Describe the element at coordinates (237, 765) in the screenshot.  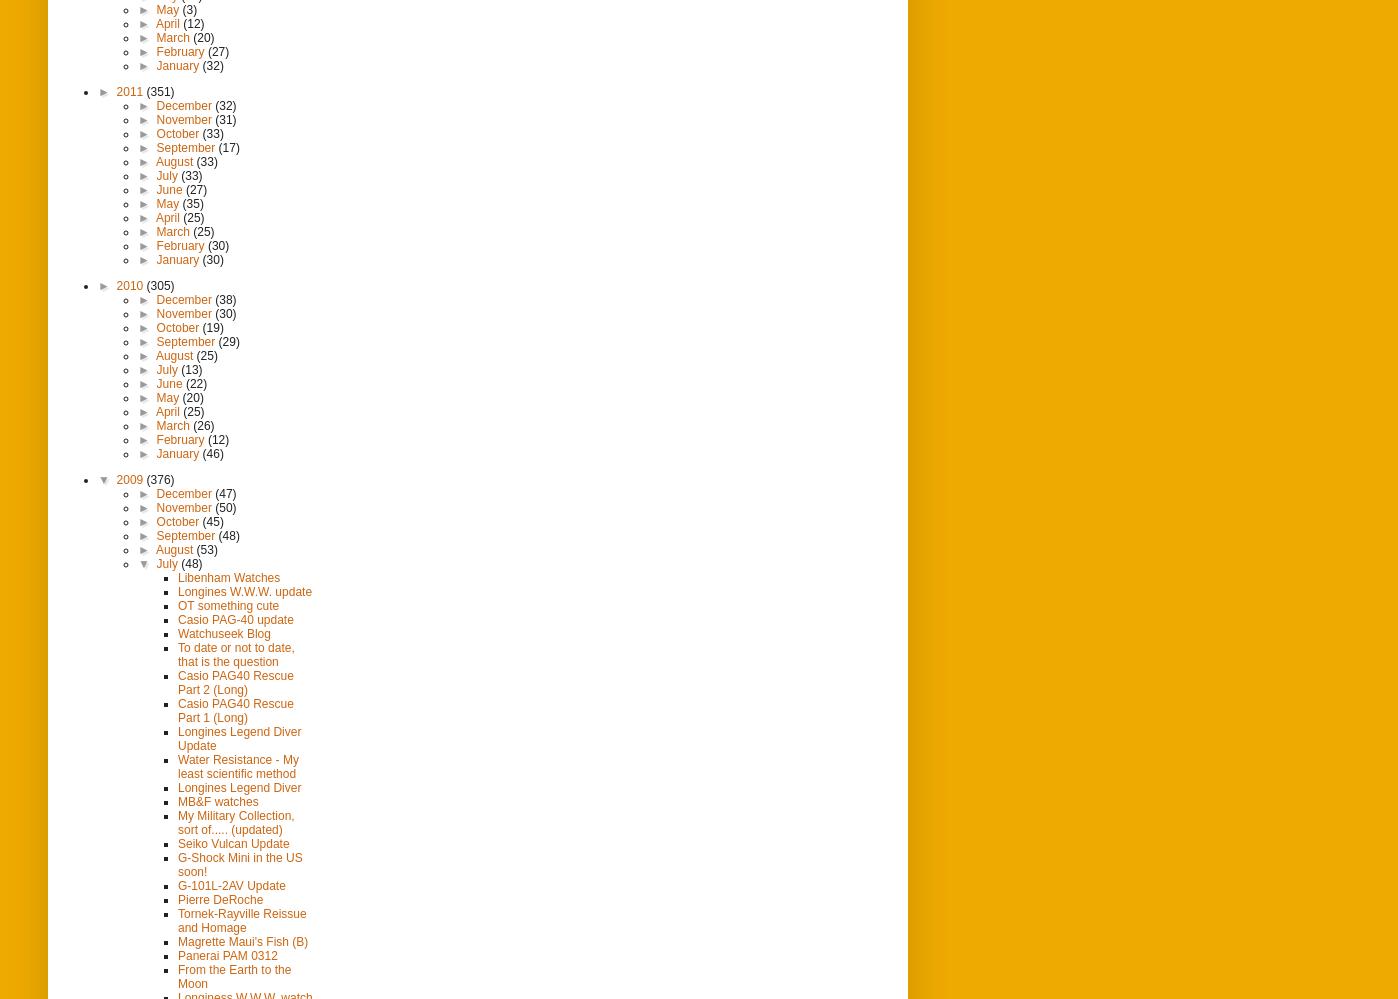
I see `'Water Resistance - My least scientific method'` at that location.